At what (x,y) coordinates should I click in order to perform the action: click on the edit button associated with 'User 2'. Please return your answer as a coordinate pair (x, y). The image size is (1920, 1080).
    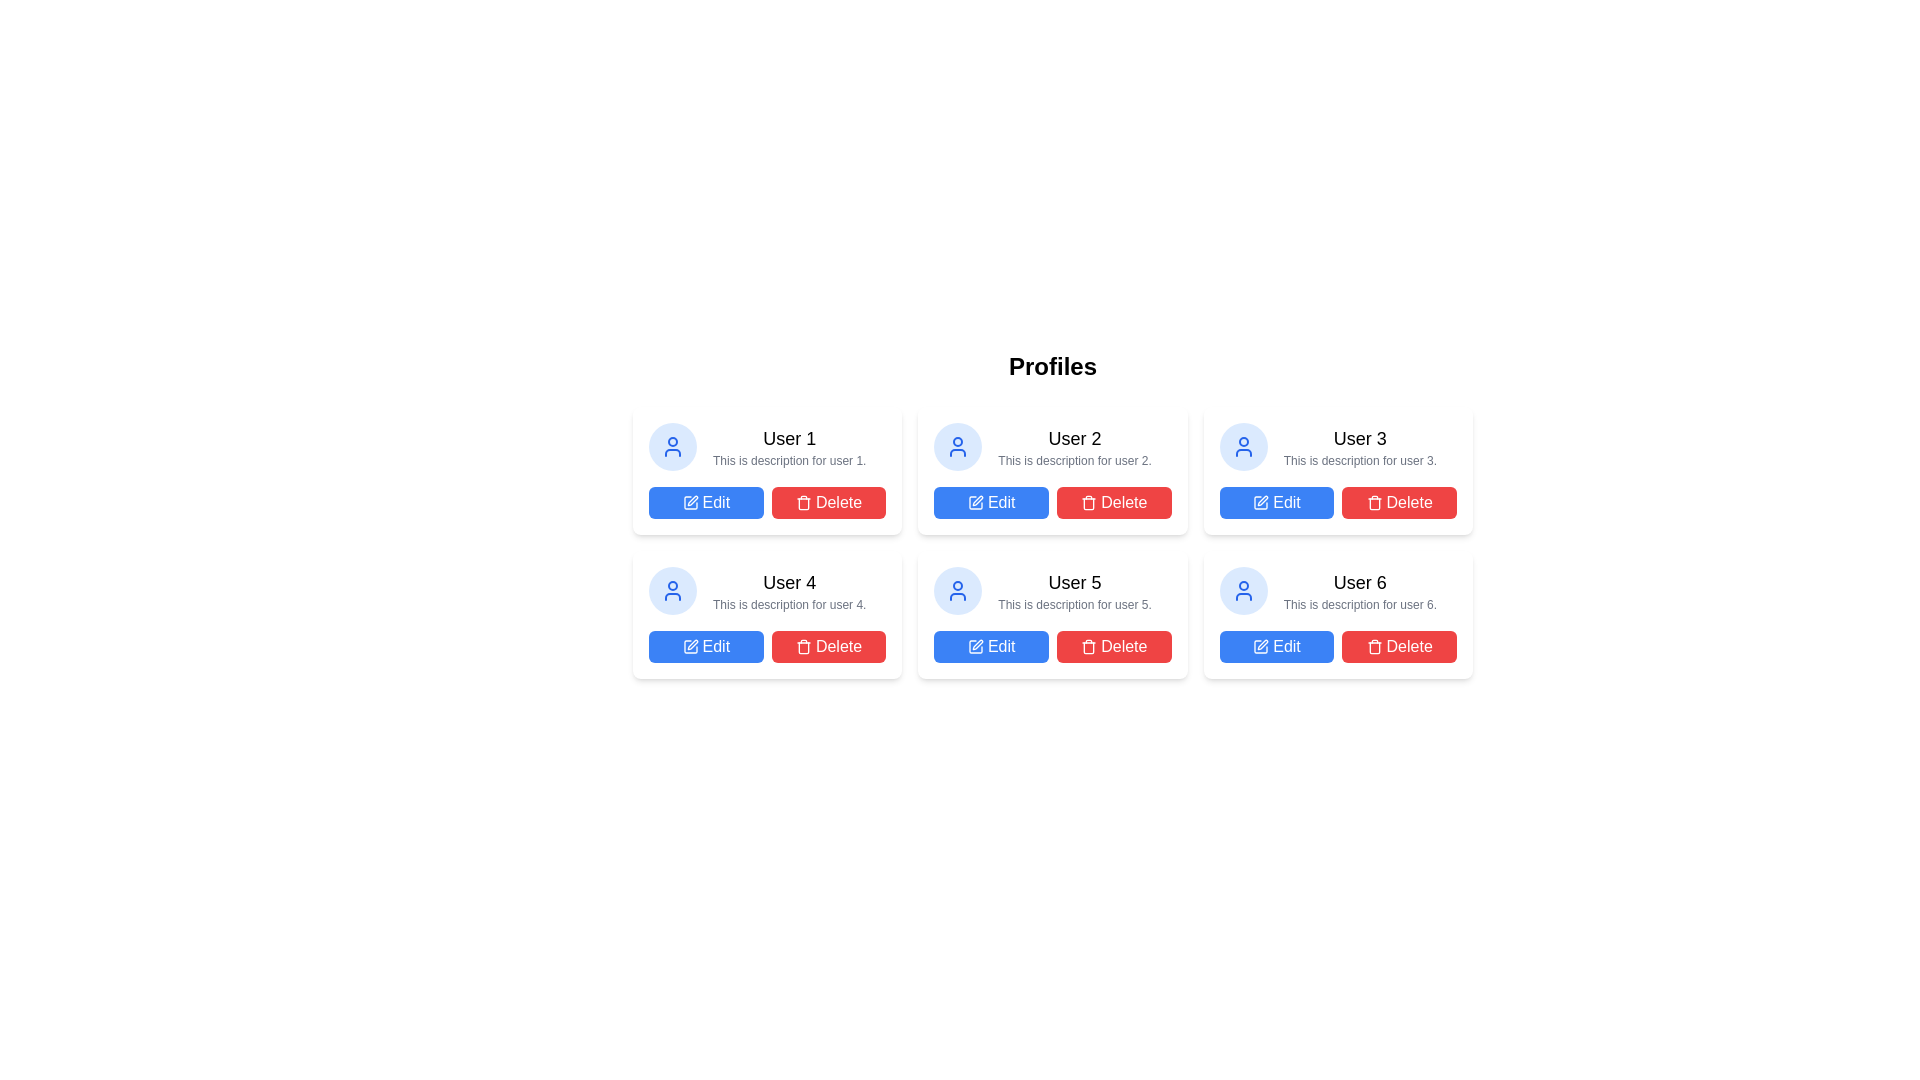
    Looking at the image, I should click on (991, 501).